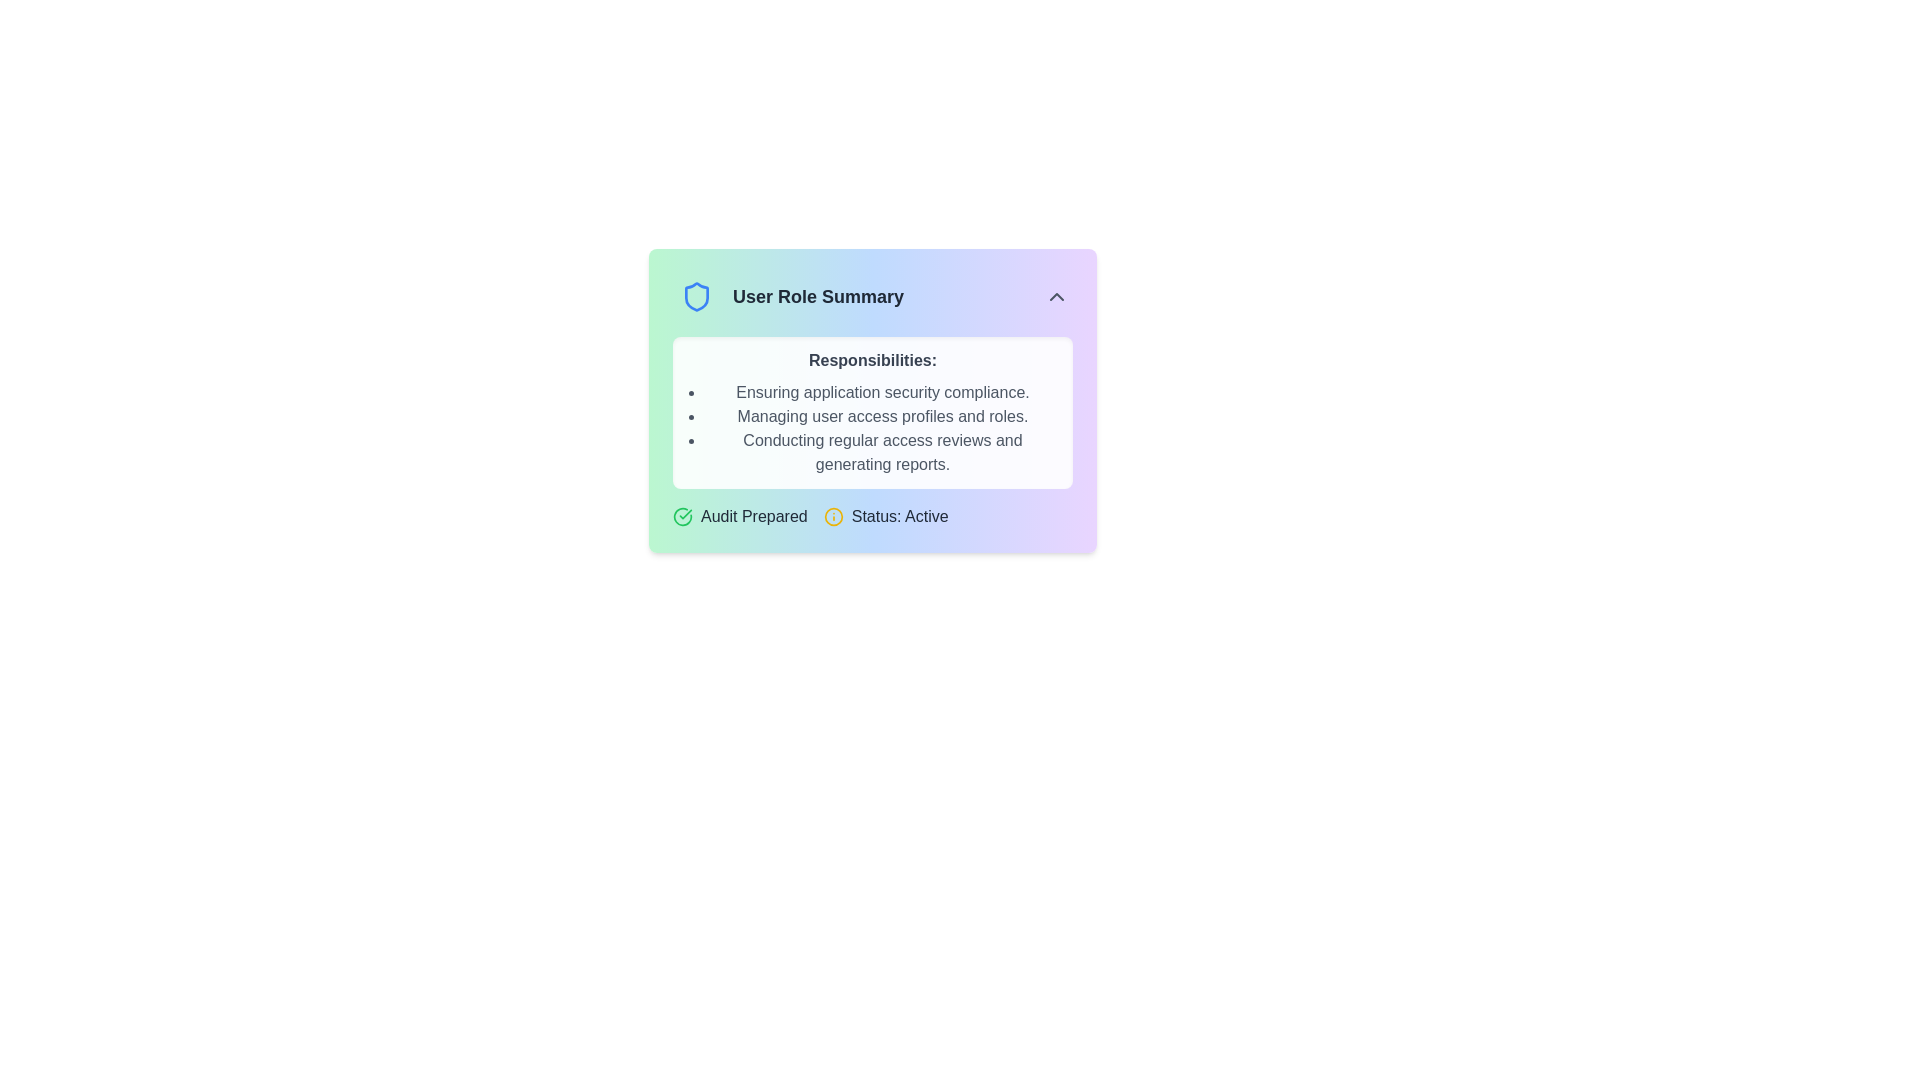 The image size is (1920, 1080). What do you see at coordinates (882, 452) in the screenshot?
I see `the third bulleted list item in the 'Responsibilities' section, which reads 'Conducting regular access reviews and generating reports.'` at bounding box center [882, 452].